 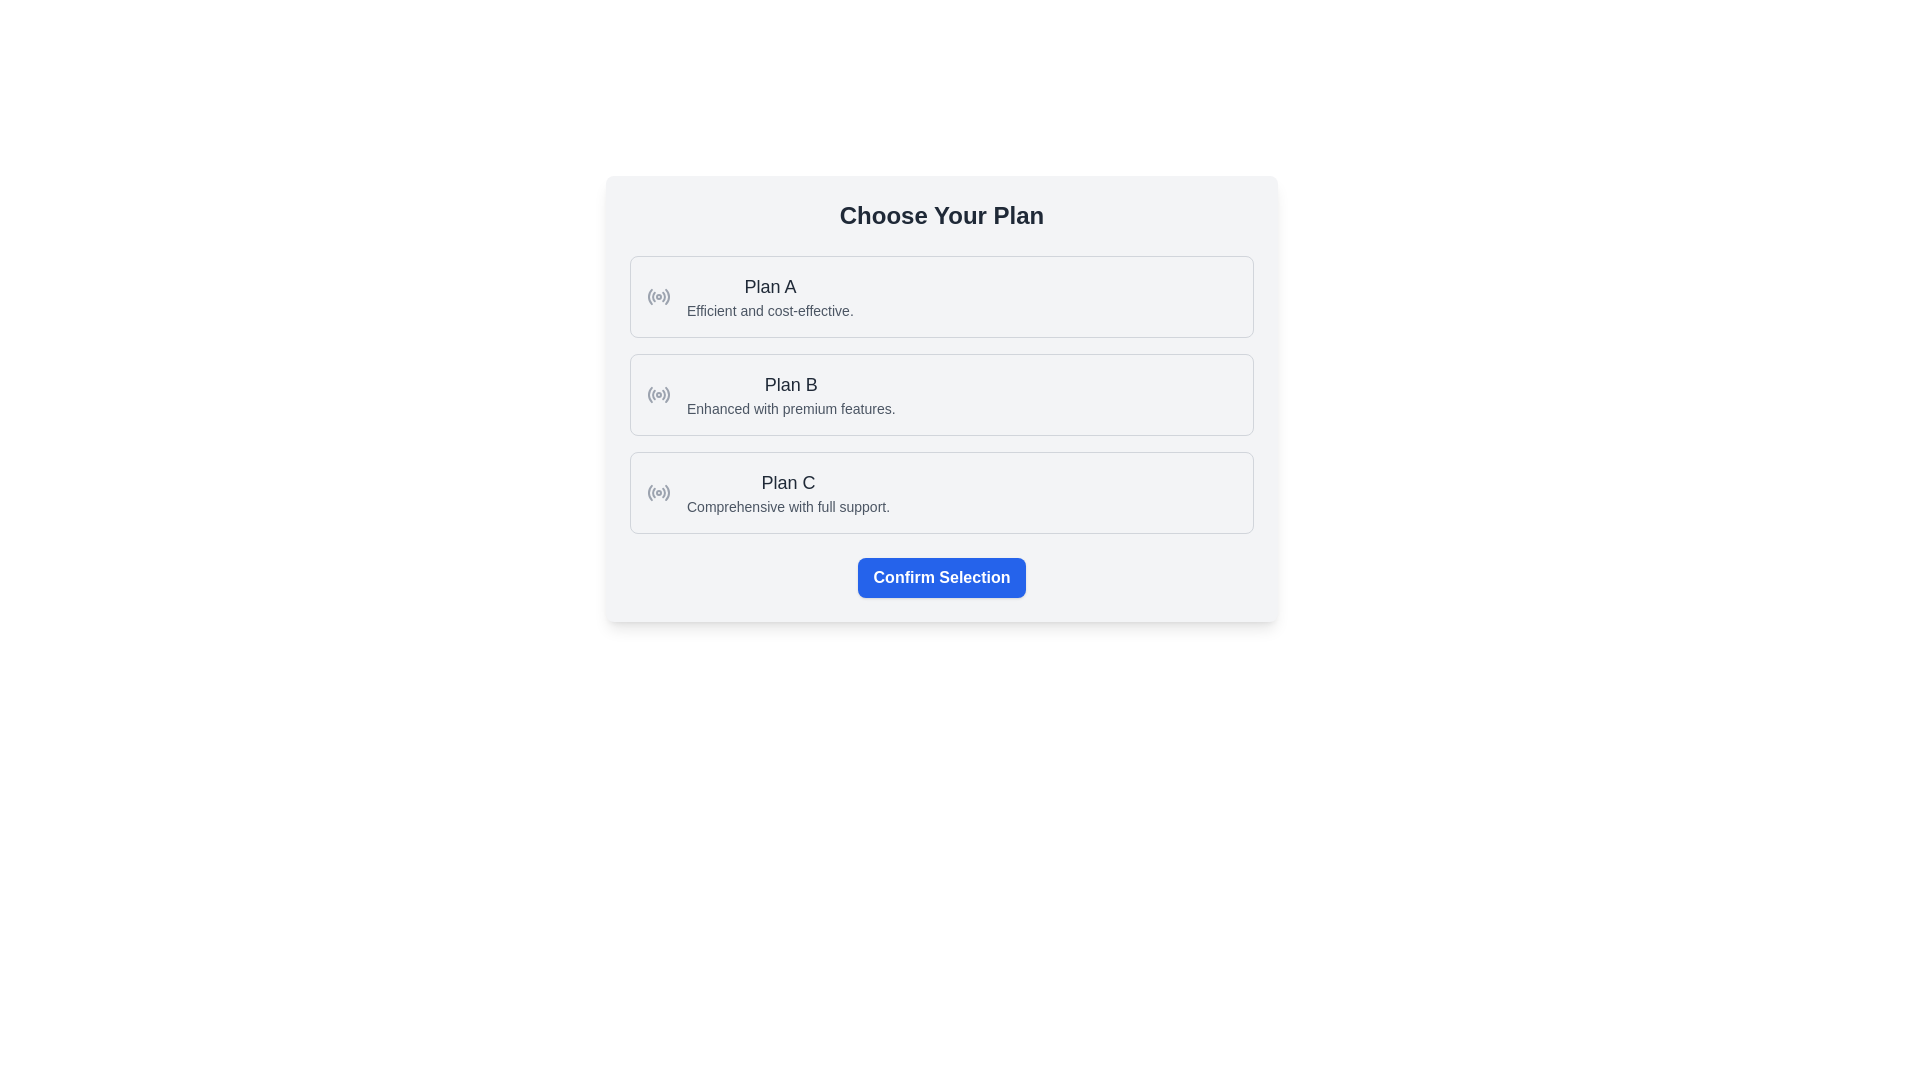 I want to click on the Indicator icon preceding 'Plan C Comprehensive with full support.', so click(x=658, y=493).